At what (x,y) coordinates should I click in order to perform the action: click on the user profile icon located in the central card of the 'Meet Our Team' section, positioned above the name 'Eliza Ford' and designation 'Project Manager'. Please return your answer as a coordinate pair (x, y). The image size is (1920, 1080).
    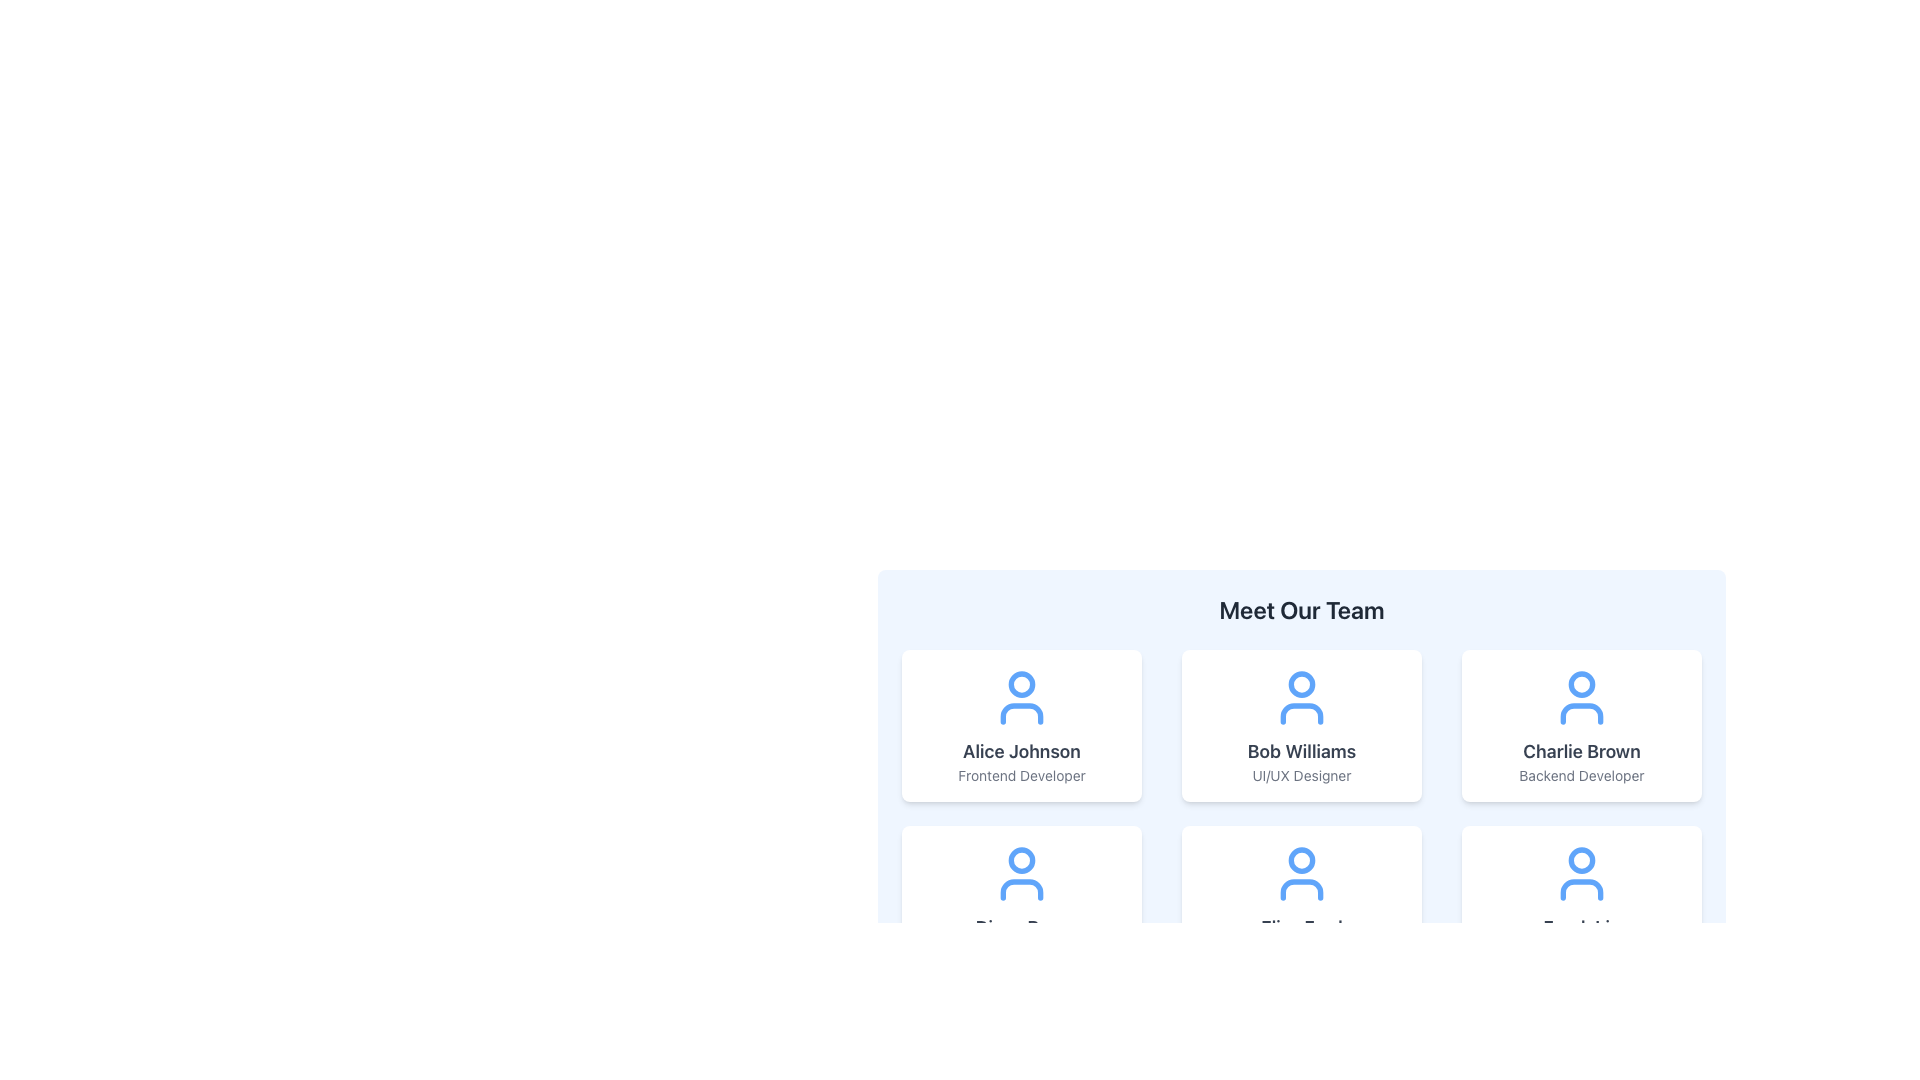
    Looking at the image, I should click on (1301, 873).